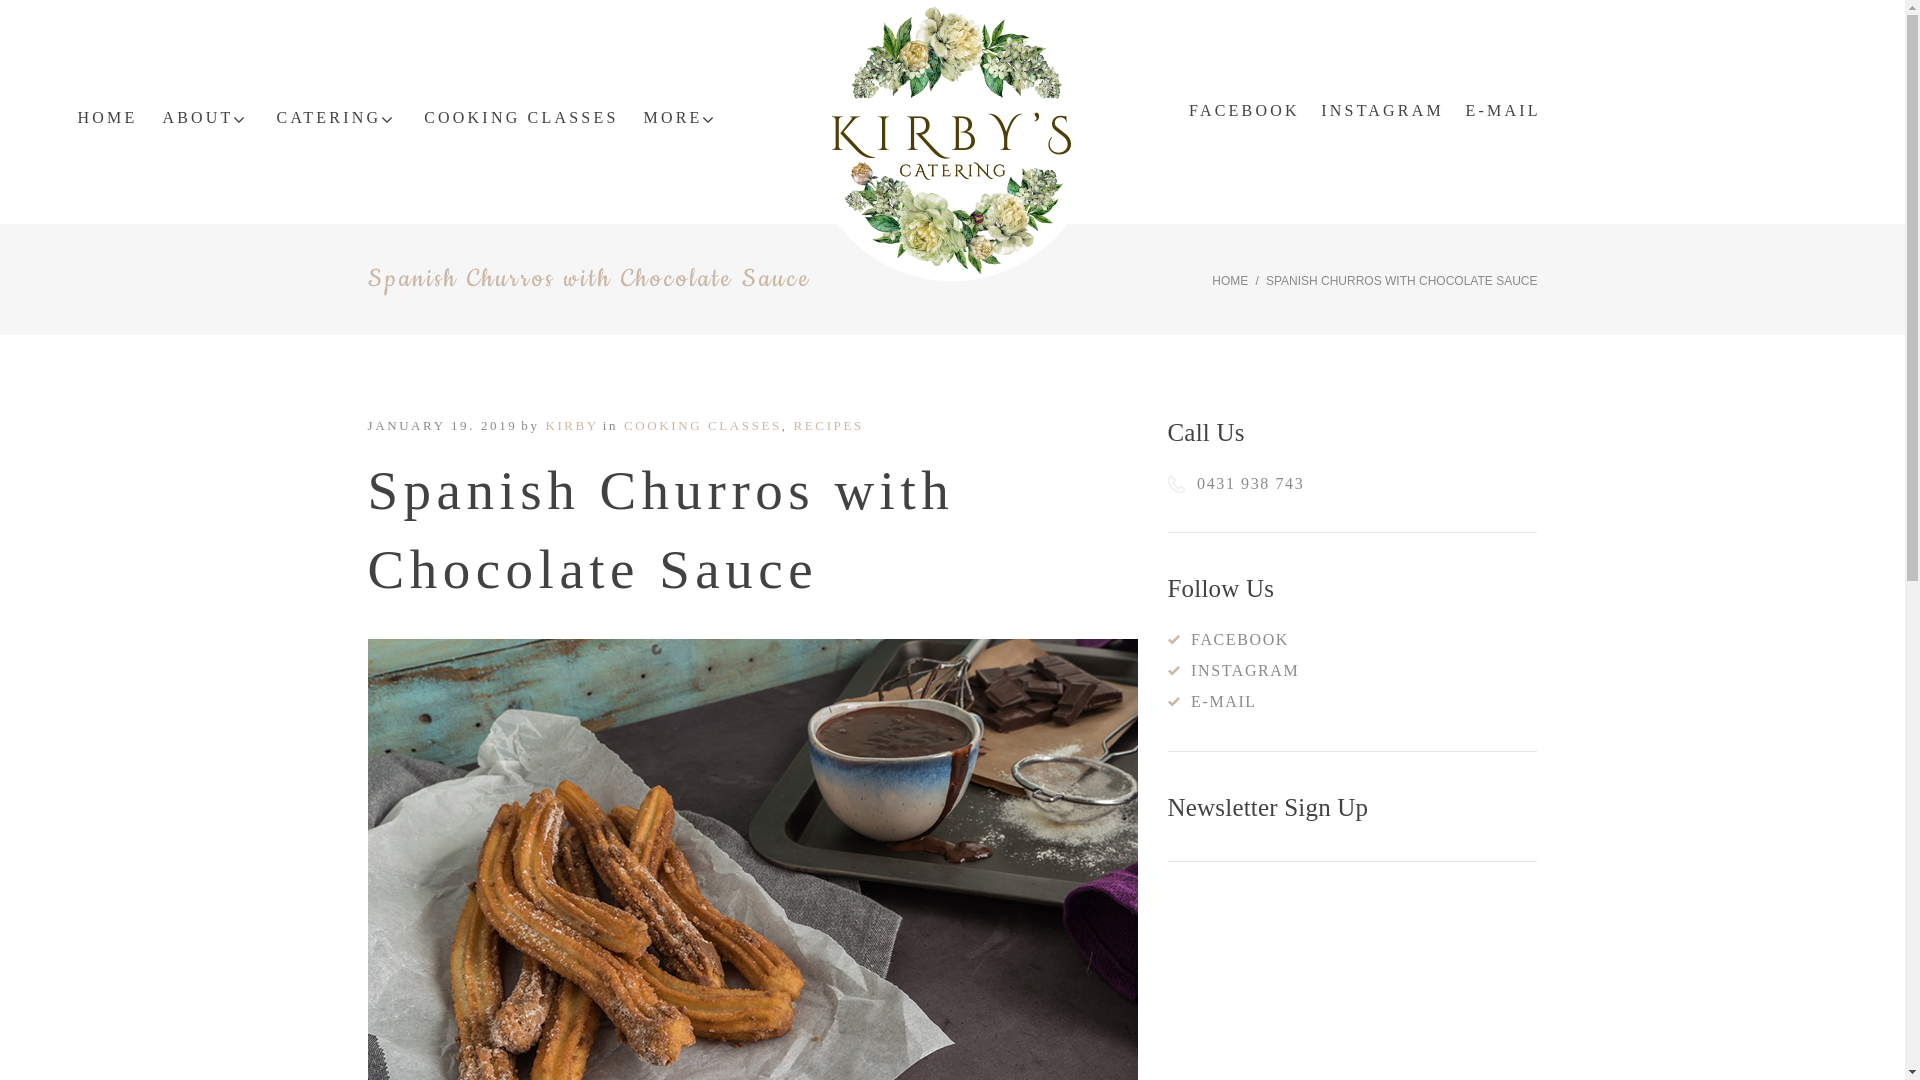  Describe the element at coordinates (441, 424) in the screenshot. I see `'JANUARY 19. 2019'` at that location.